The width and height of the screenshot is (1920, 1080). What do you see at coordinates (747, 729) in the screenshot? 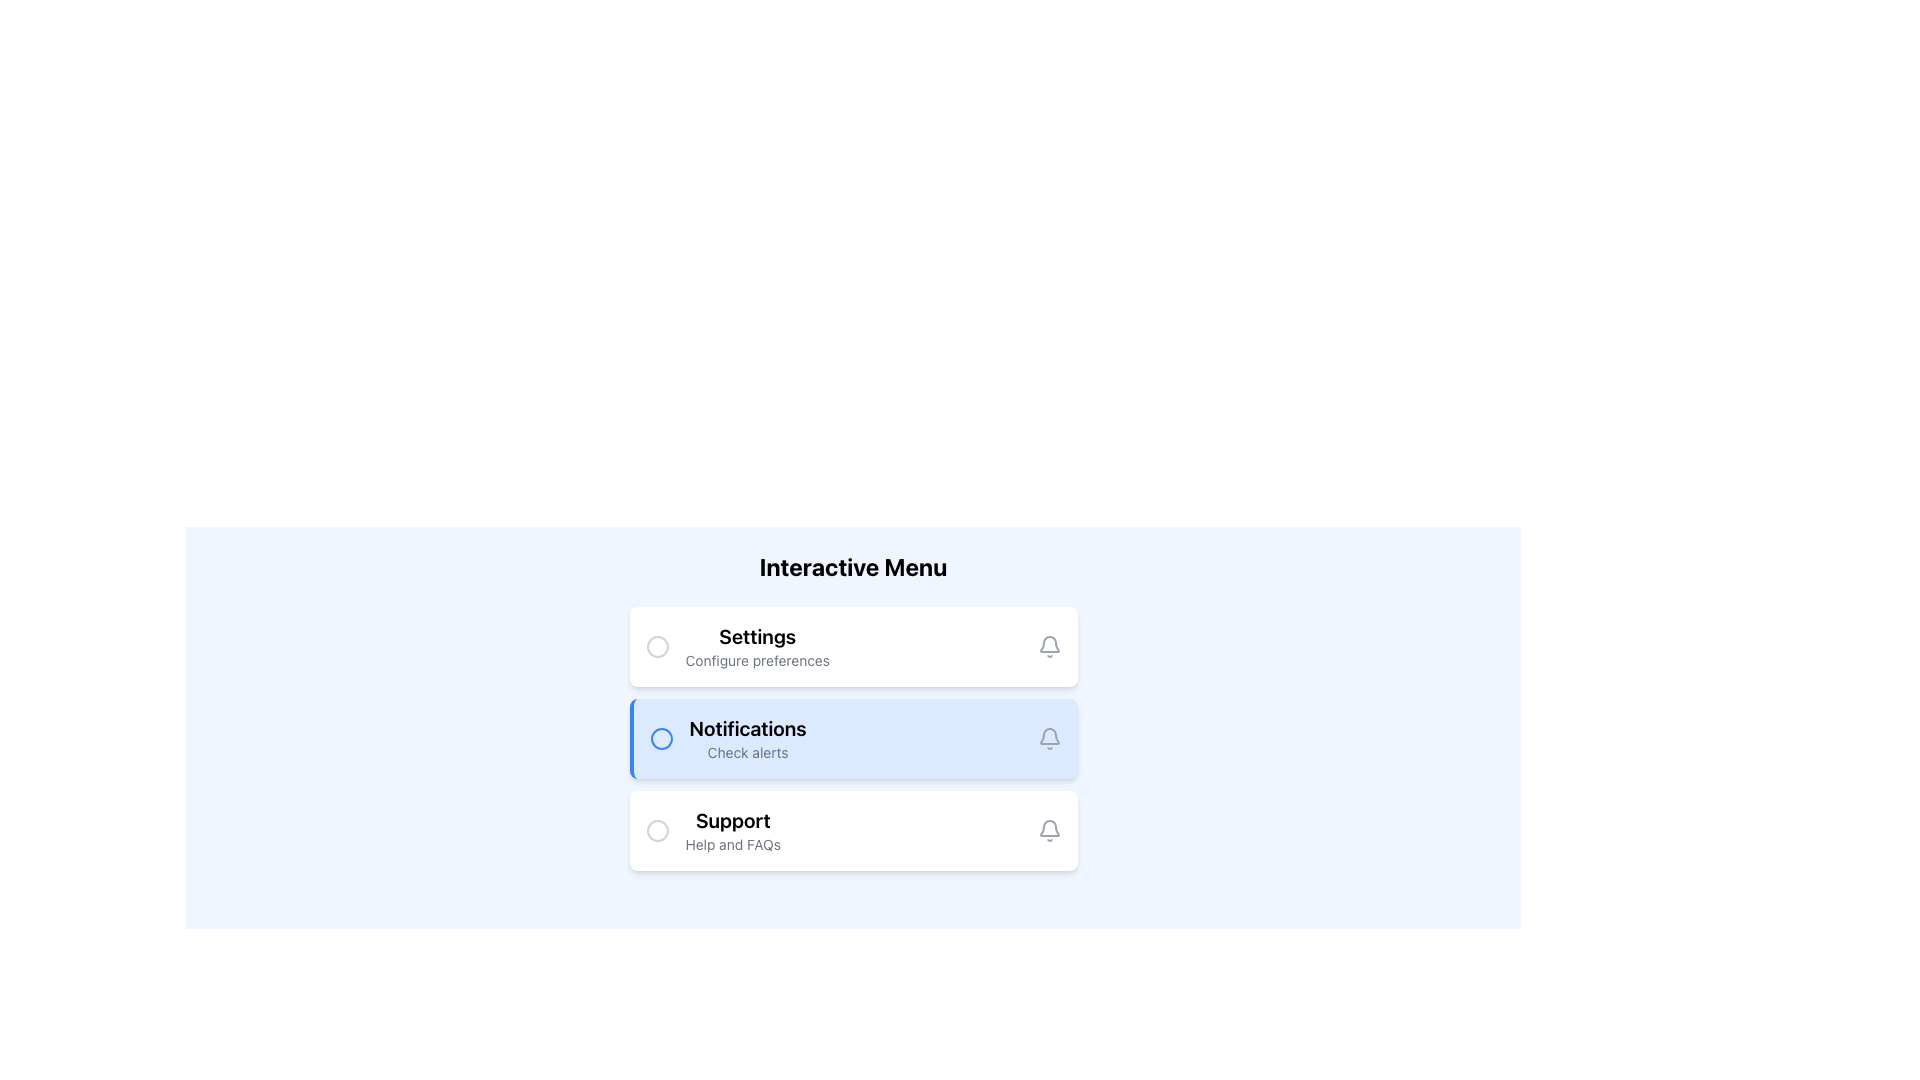
I see `the 'Notifications' title text label, which is the second menu item in the vertical list, located between 'Settings' and 'Support'` at bounding box center [747, 729].